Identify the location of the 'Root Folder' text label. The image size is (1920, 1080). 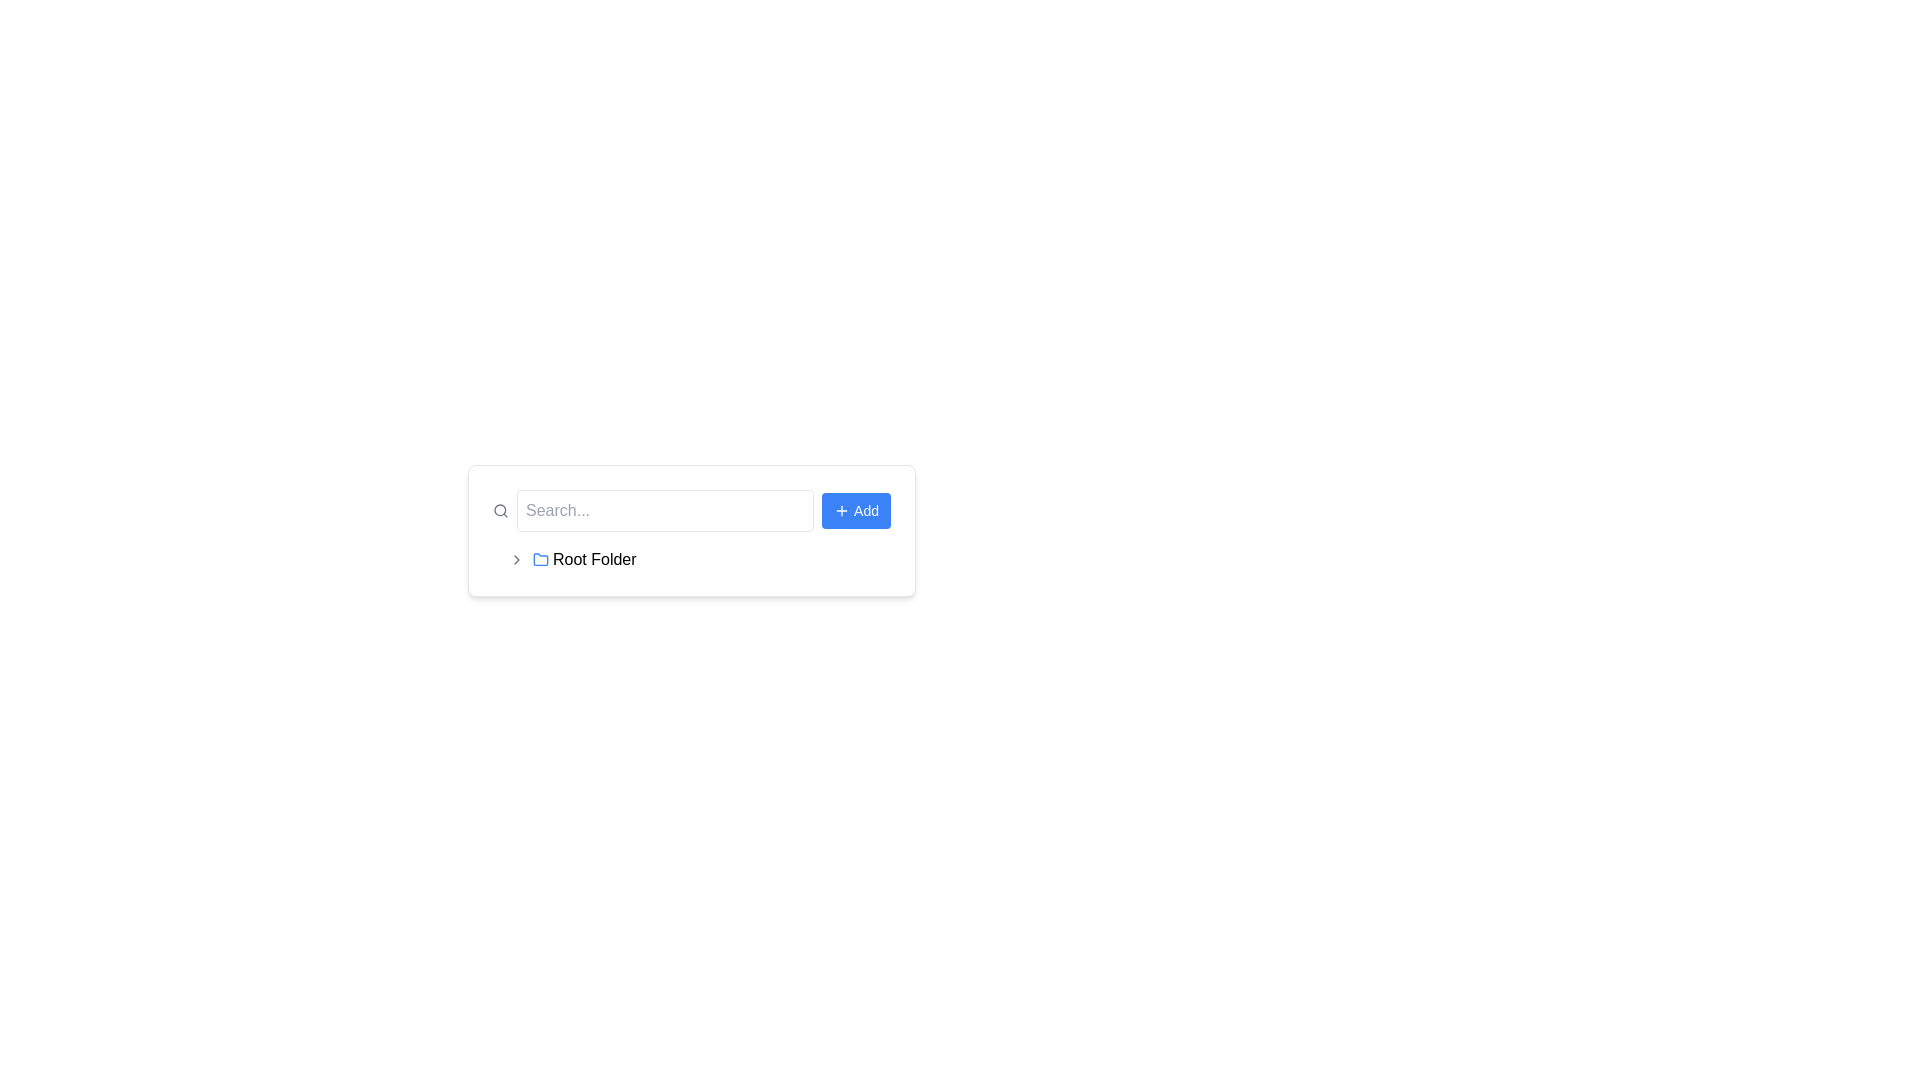
(593, 559).